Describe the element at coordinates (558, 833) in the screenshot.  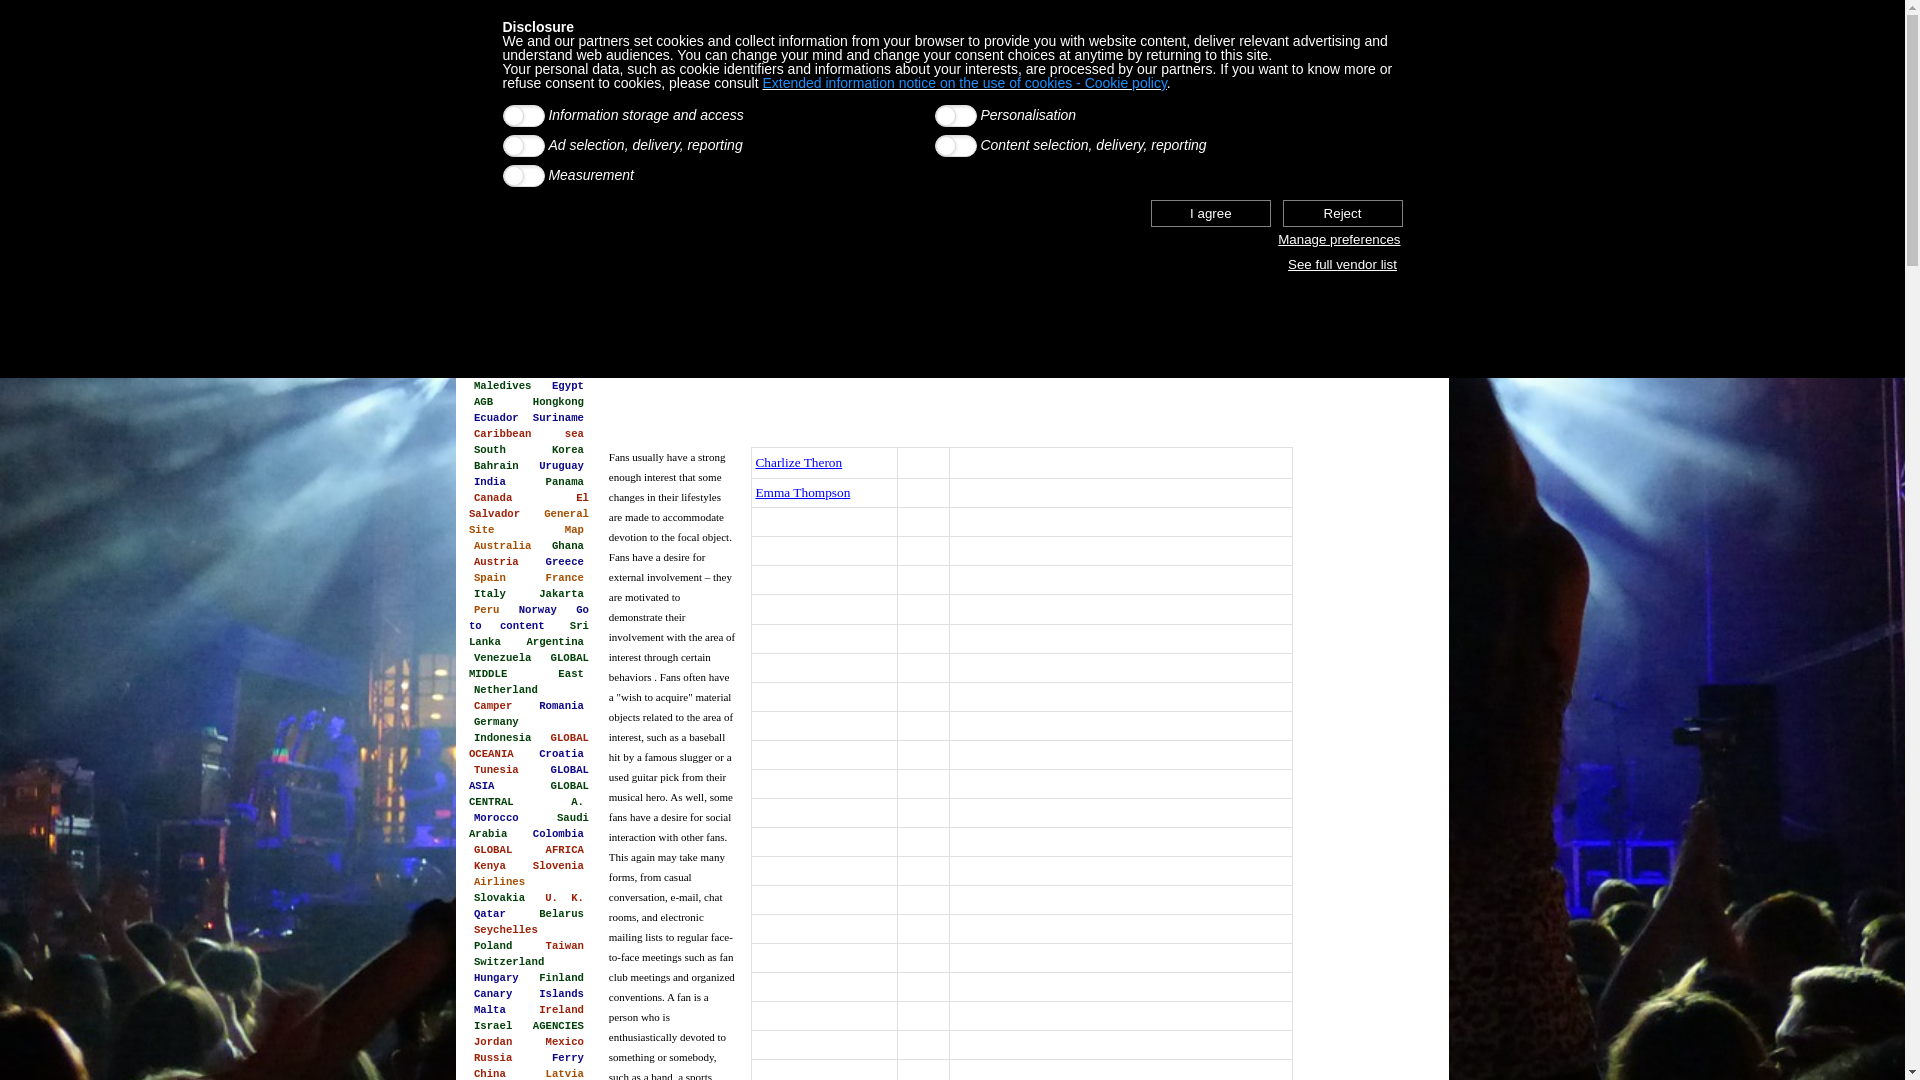
I see `'Colombia'` at that location.